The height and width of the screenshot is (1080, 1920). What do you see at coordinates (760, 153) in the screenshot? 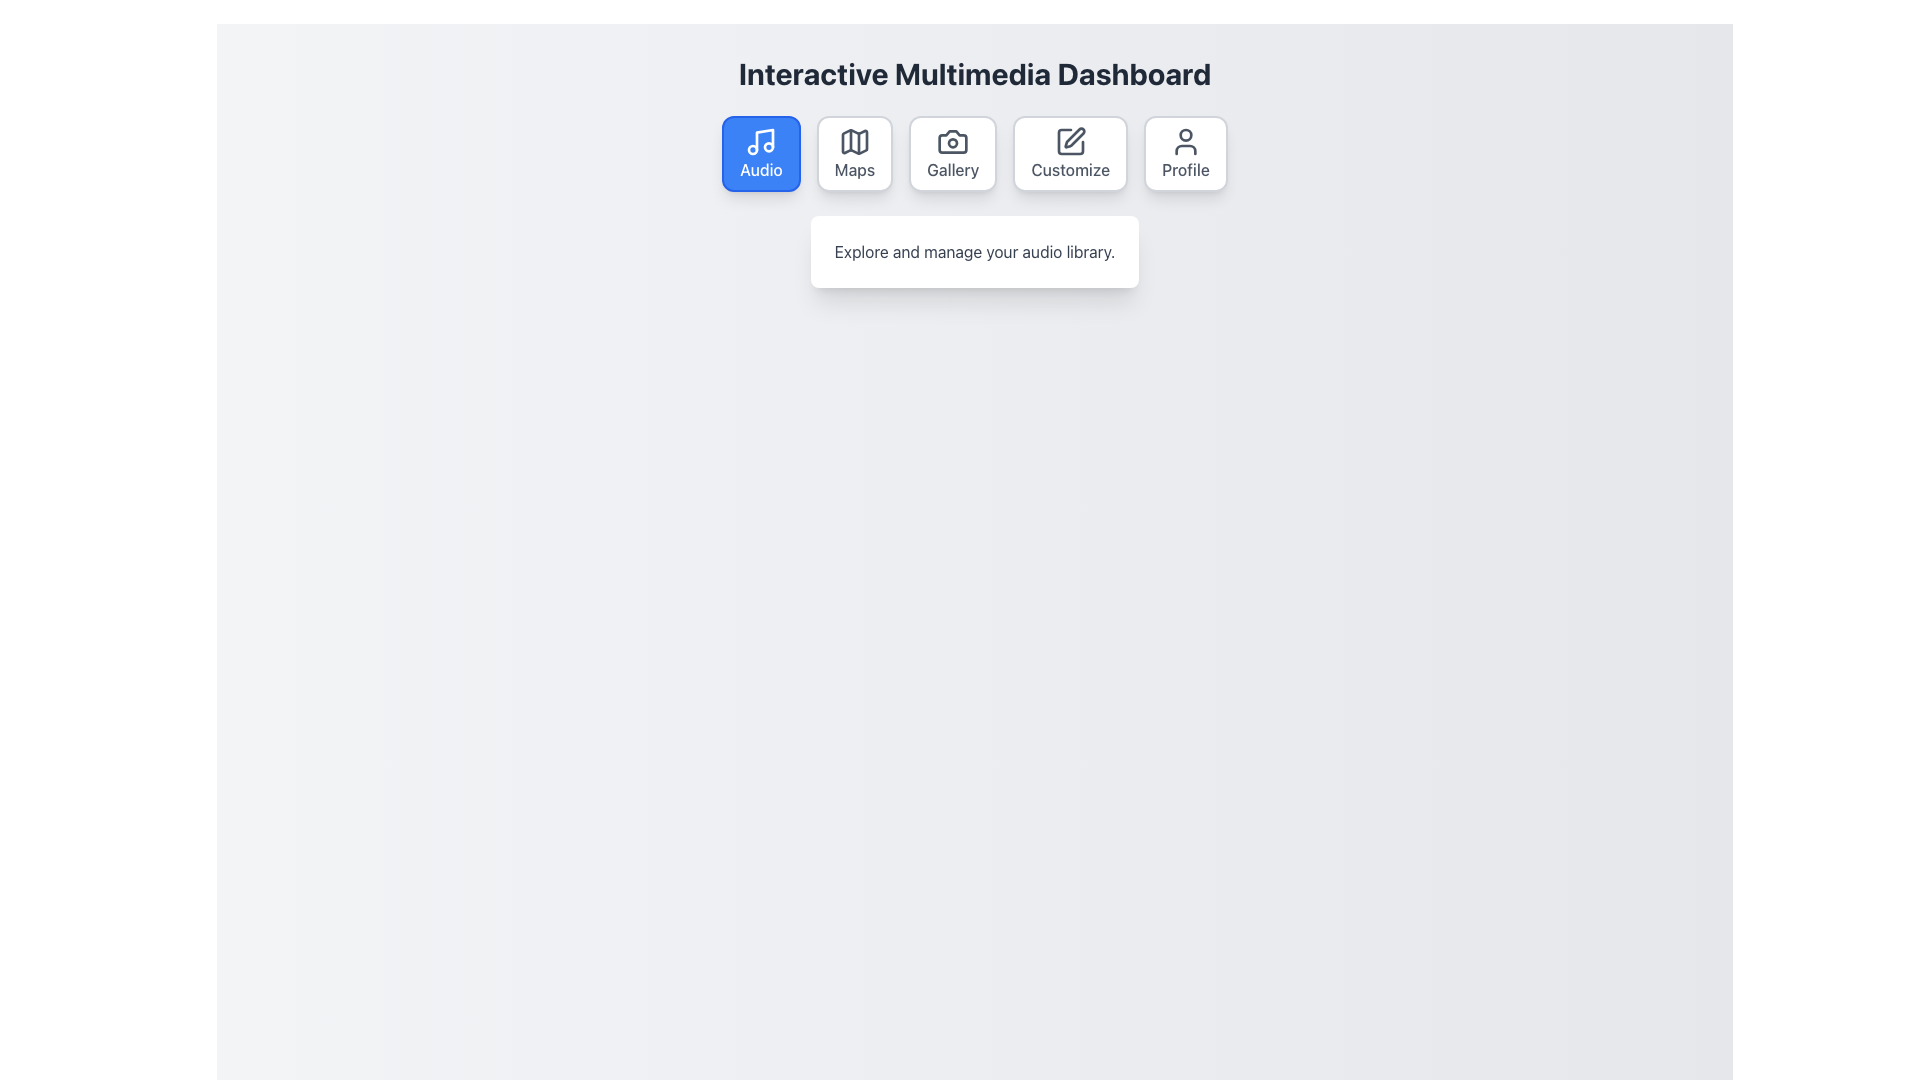
I see `the 'Audio' button, which is a rectangular button with rounded corners, a blue background, and white text` at bounding box center [760, 153].